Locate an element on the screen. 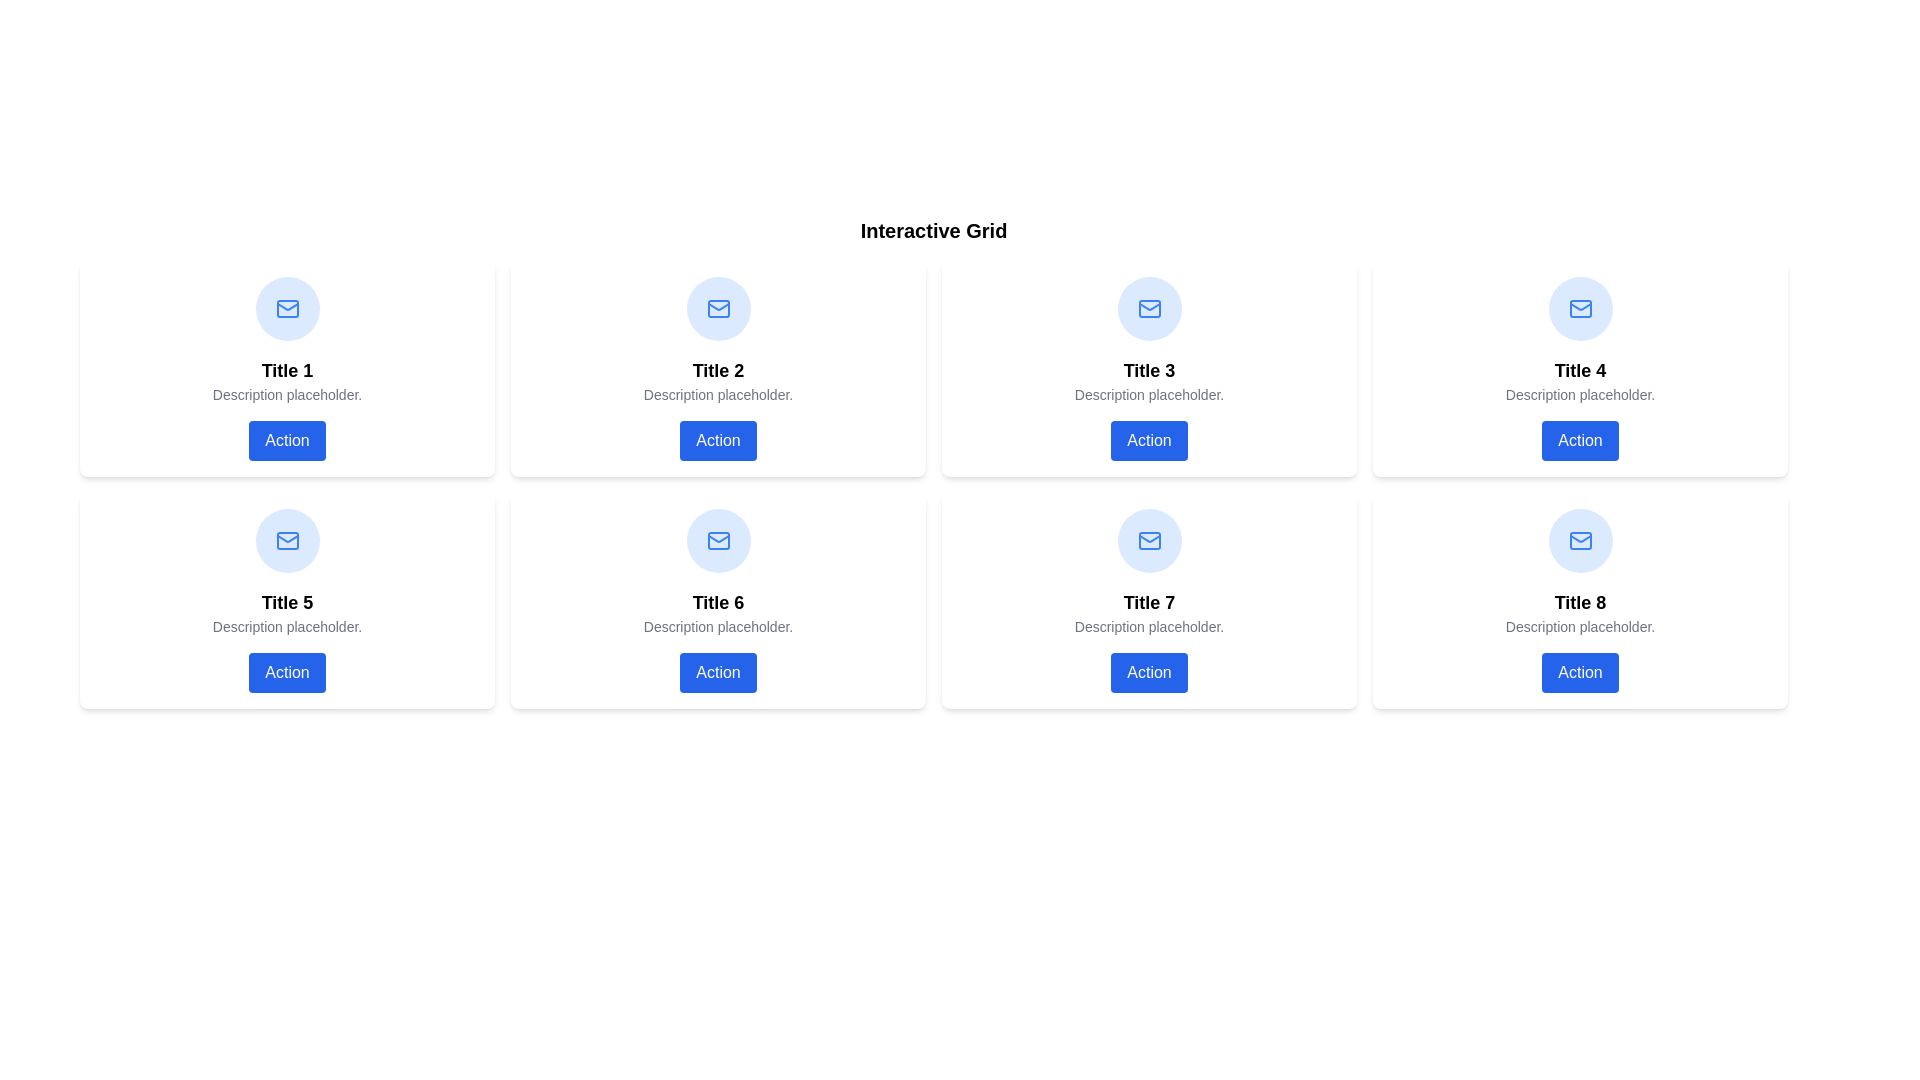 Image resolution: width=1920 pixels, height=1080 pixels. the static text label located below 'Title 3' and above the 'Action' button in the upper row, third card from the left is located at coordinates (1149, 394).